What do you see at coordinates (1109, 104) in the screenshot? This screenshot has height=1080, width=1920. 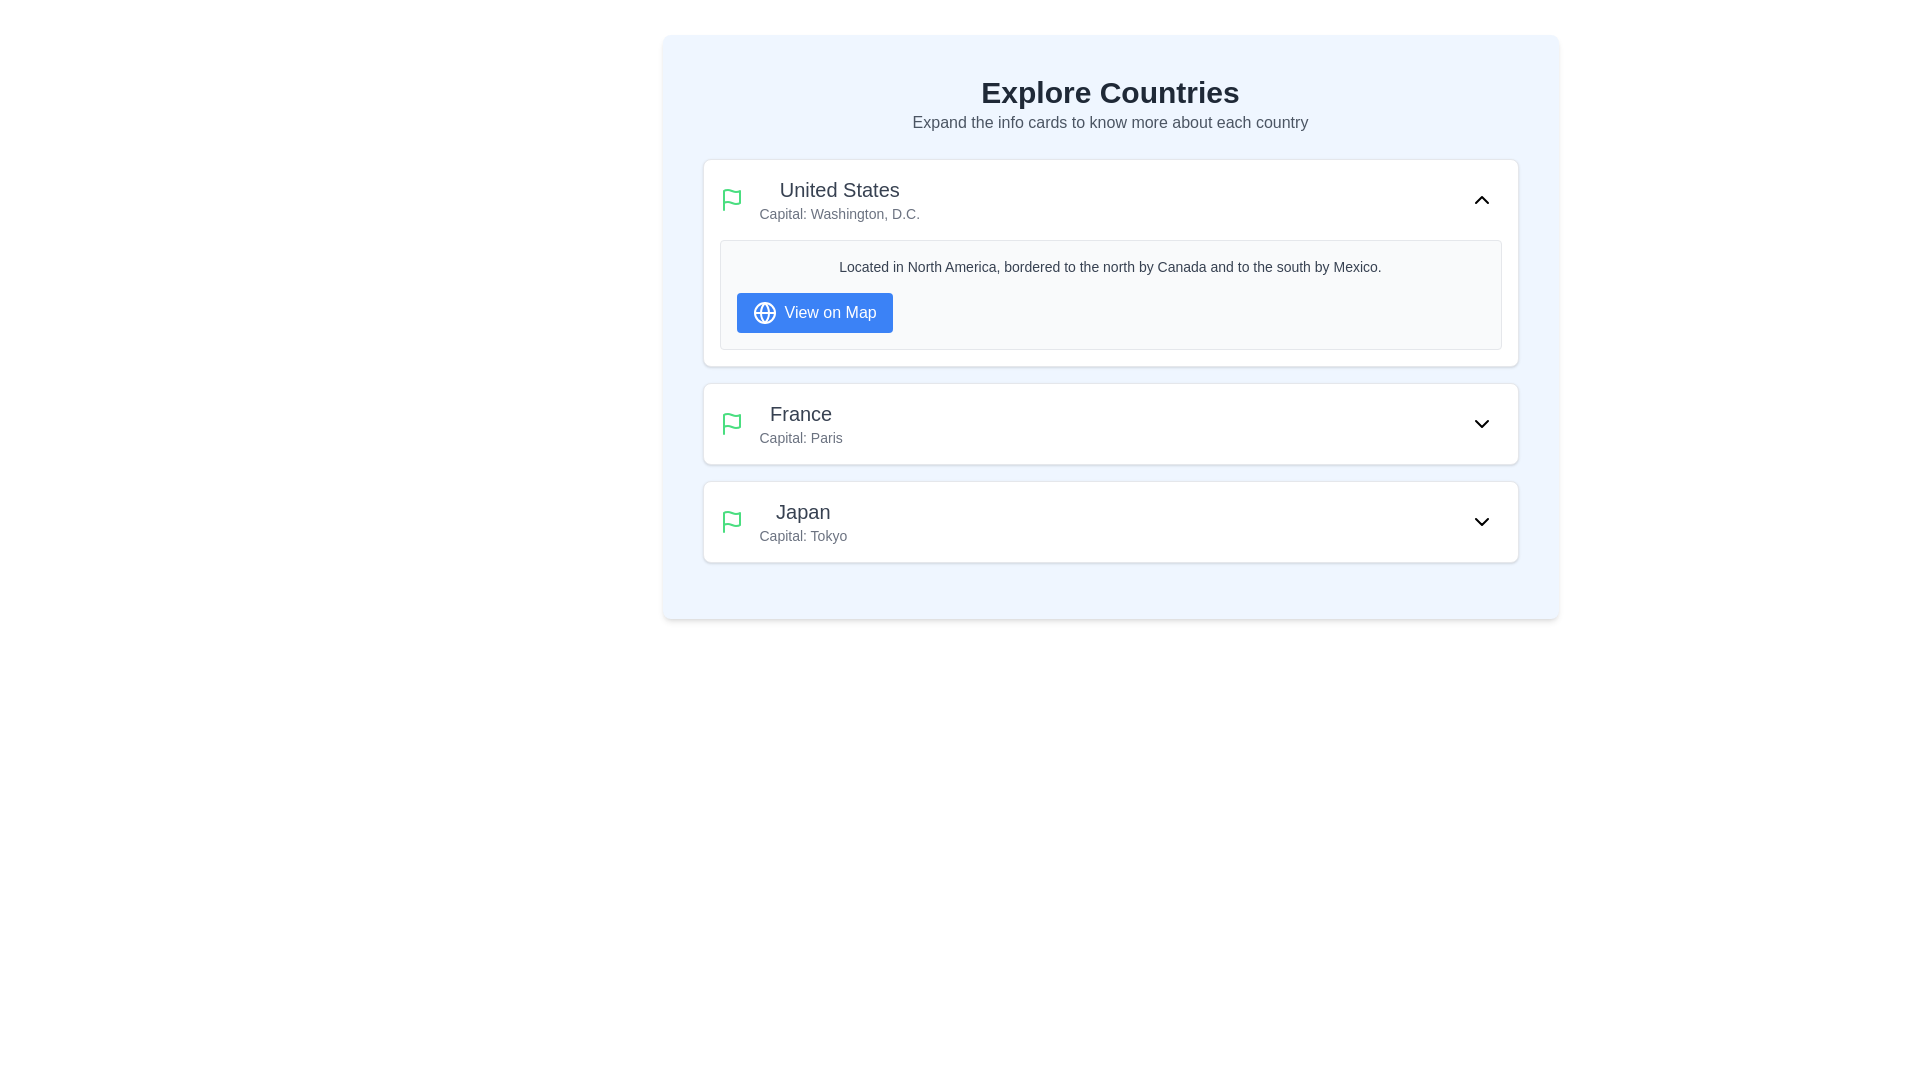 I see `the header text block that provides information about the page purpose ('Explore Countries') and instructional text ('Expand the info cards to know more about each country')` at bounding box center [1109, 104].